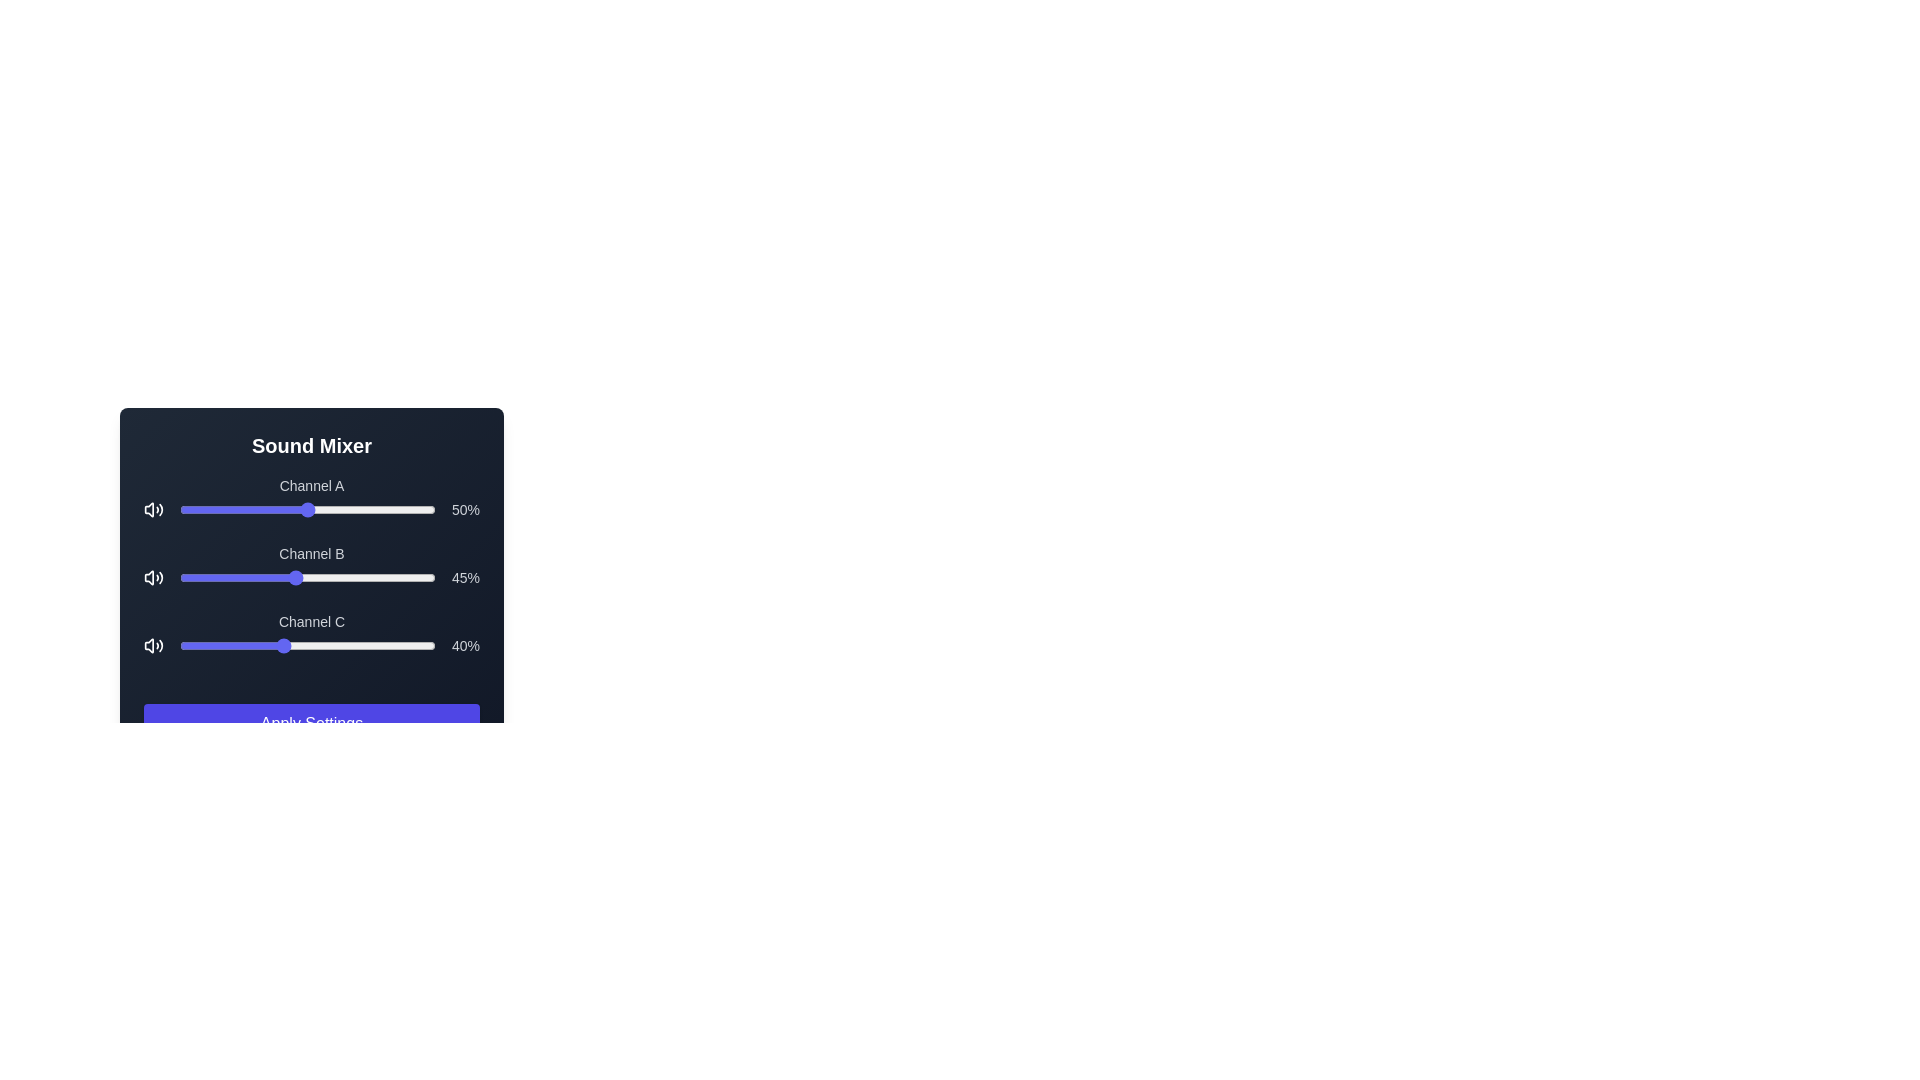  I want to click on the sound settings icon located to the left of the volume slider and the label '40%' for Channel C, so click(152, 645).